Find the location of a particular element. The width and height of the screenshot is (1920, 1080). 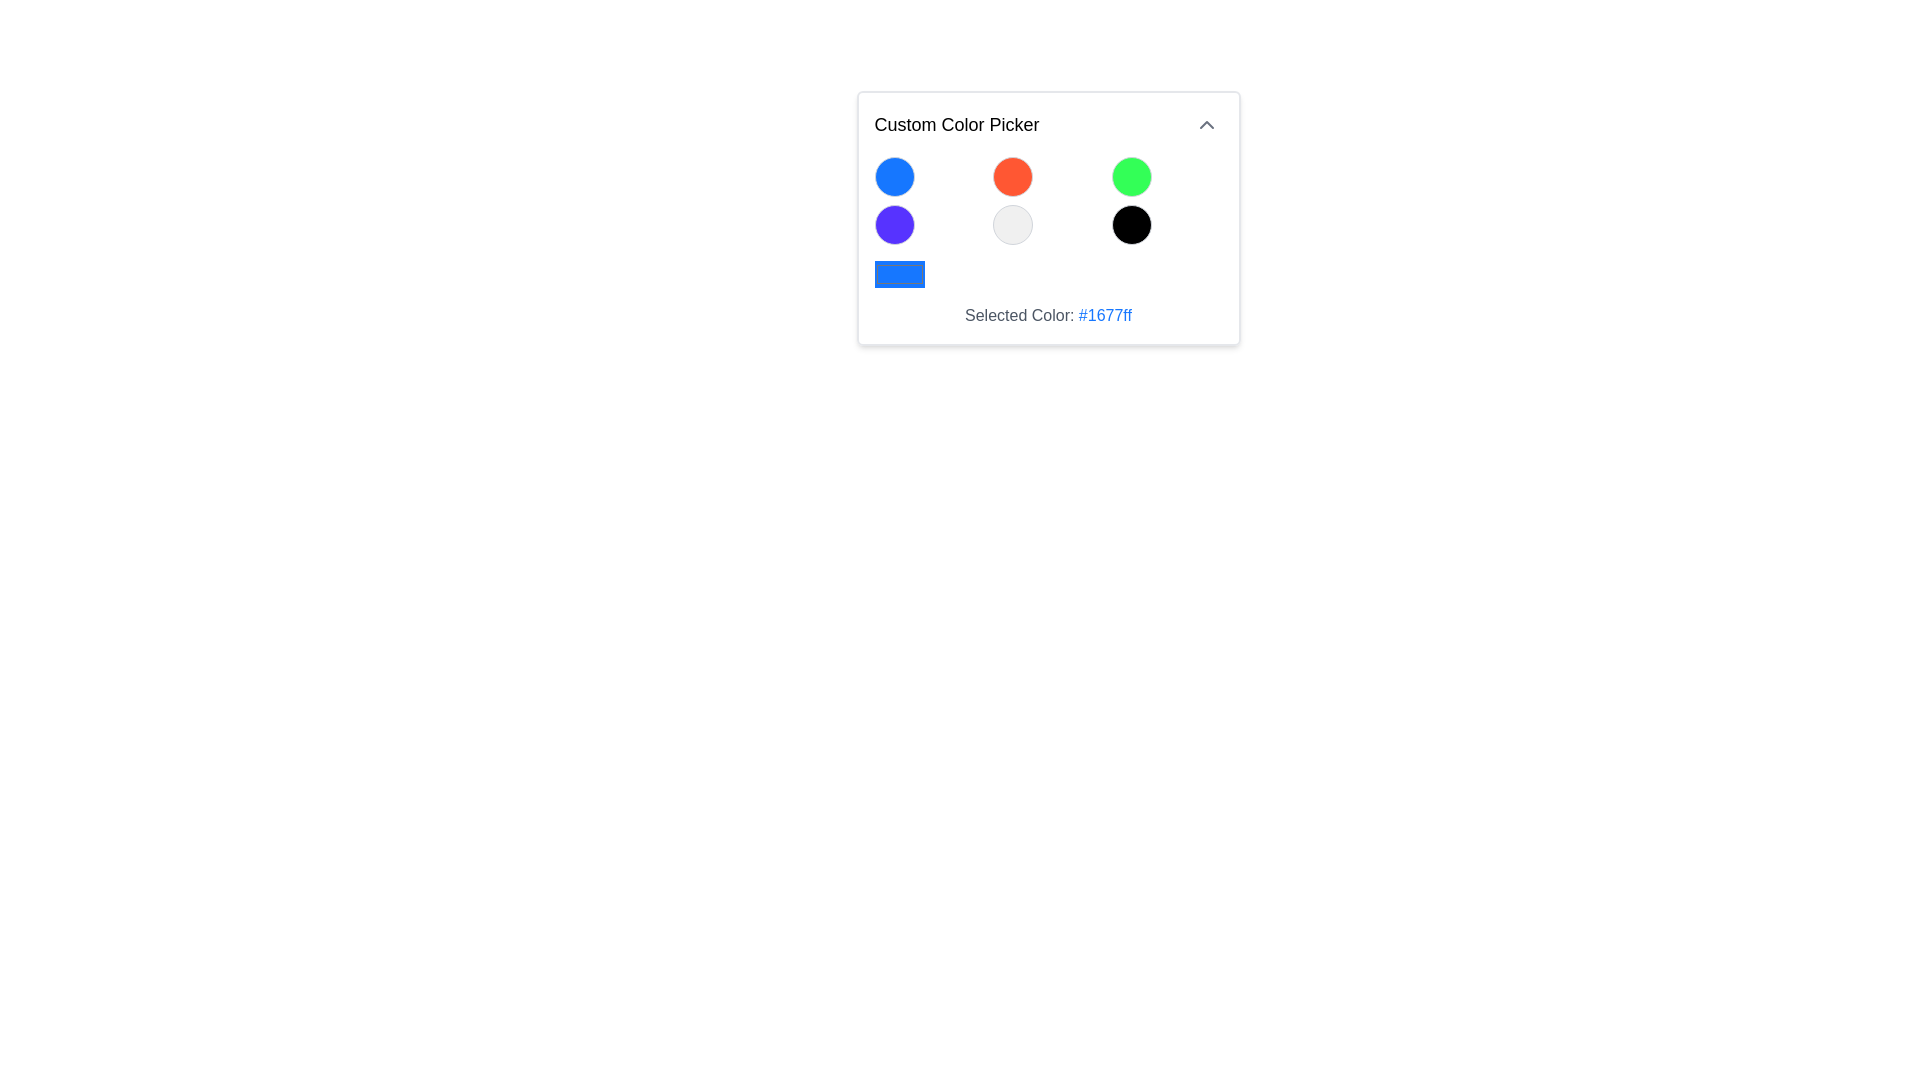

the button with a chevron icon located at the top-right corner of the 'Custom Color Picker' section is located at coordinates (1205, 124).